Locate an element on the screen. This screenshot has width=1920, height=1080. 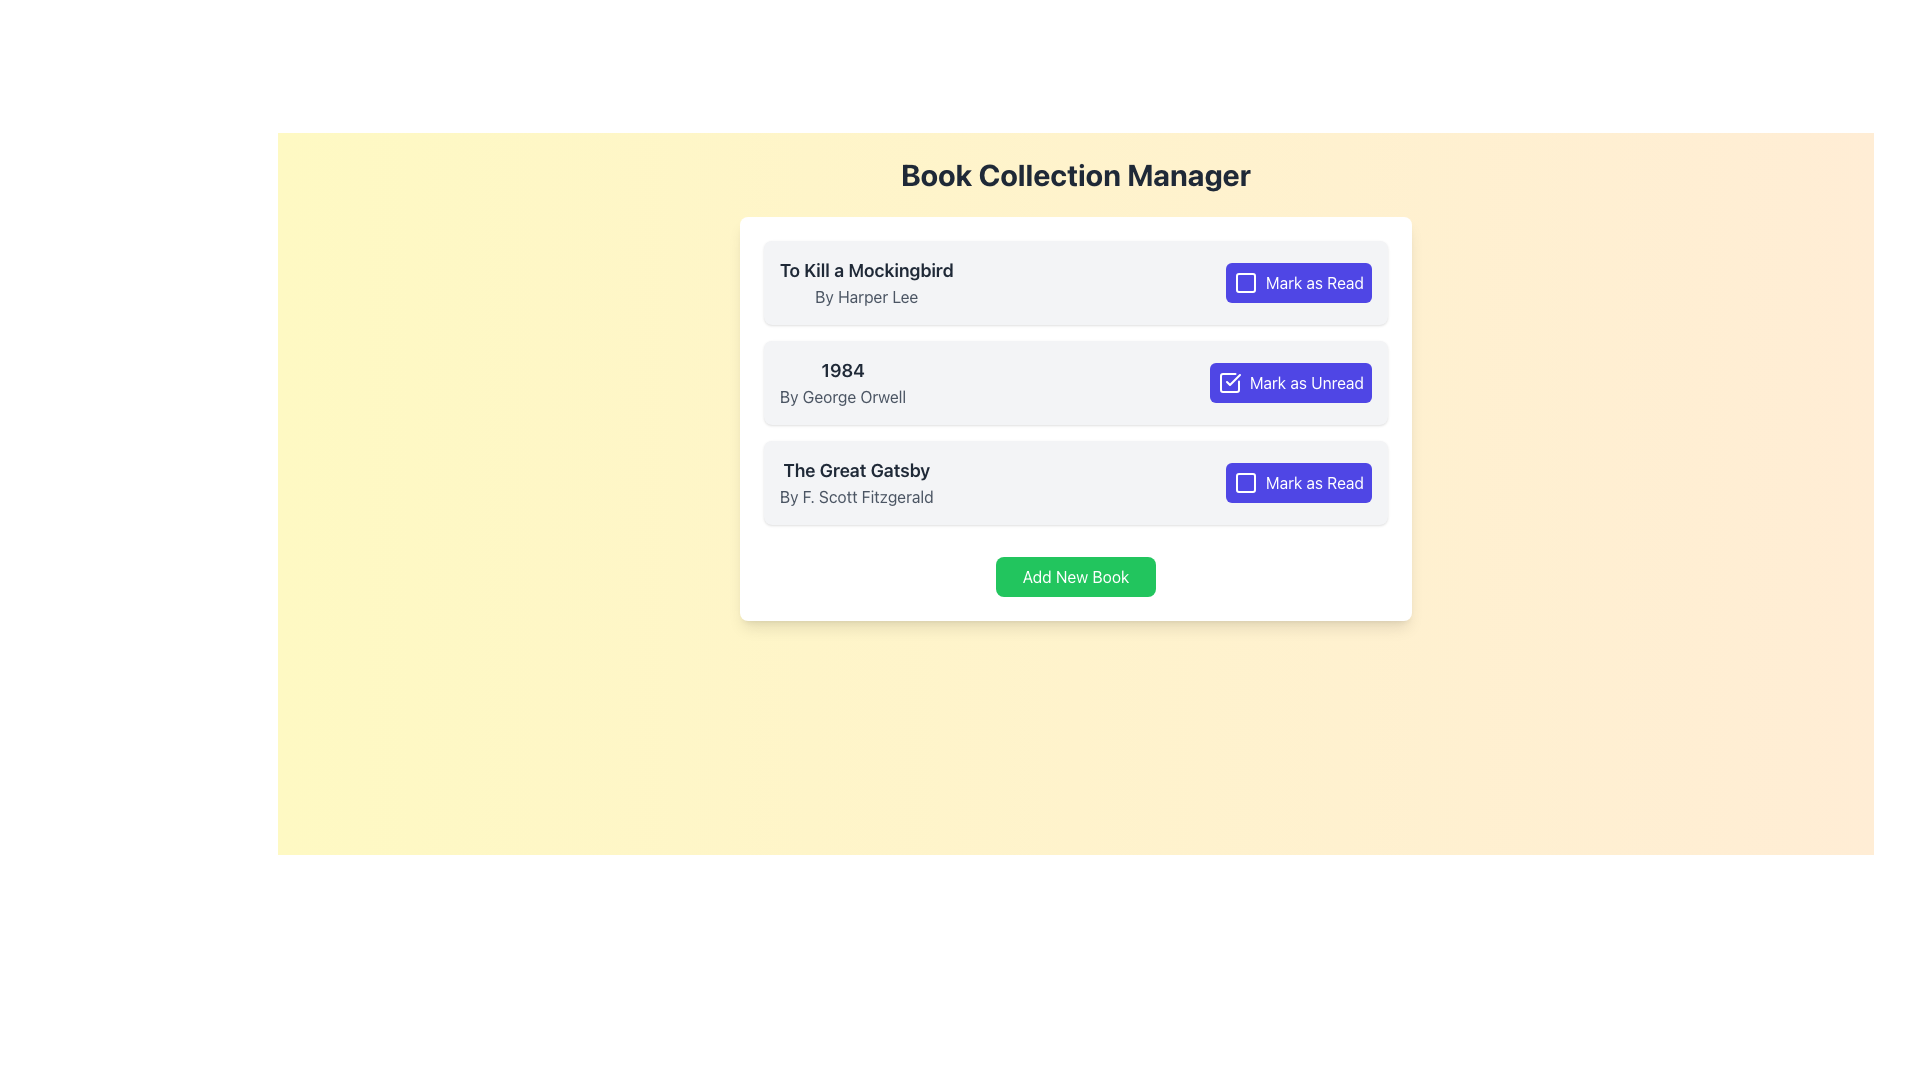
the text label indicating to mark the associated book entry '1984' as unread, located in the second row of the book list is located at coordinates (1306, 382).